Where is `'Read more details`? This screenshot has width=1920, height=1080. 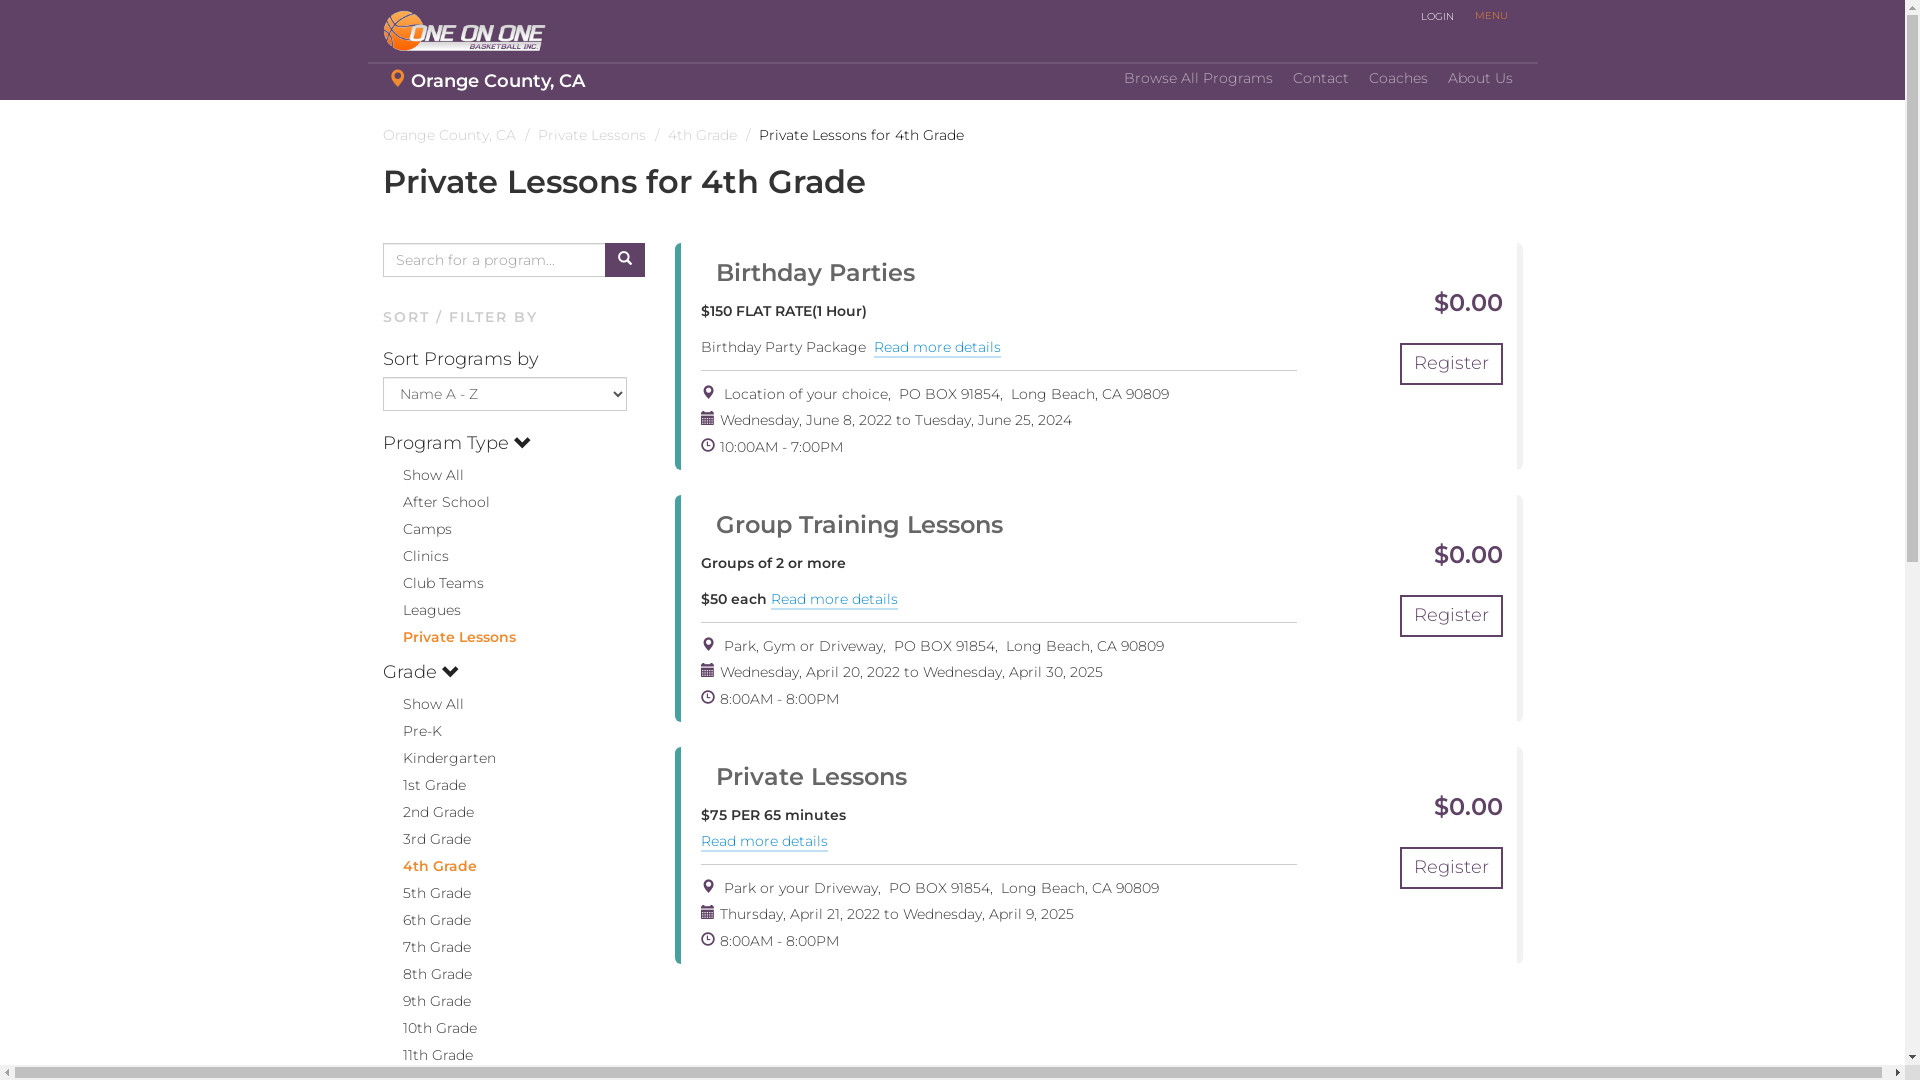 'Read more details is located at coordinates (936, 346).